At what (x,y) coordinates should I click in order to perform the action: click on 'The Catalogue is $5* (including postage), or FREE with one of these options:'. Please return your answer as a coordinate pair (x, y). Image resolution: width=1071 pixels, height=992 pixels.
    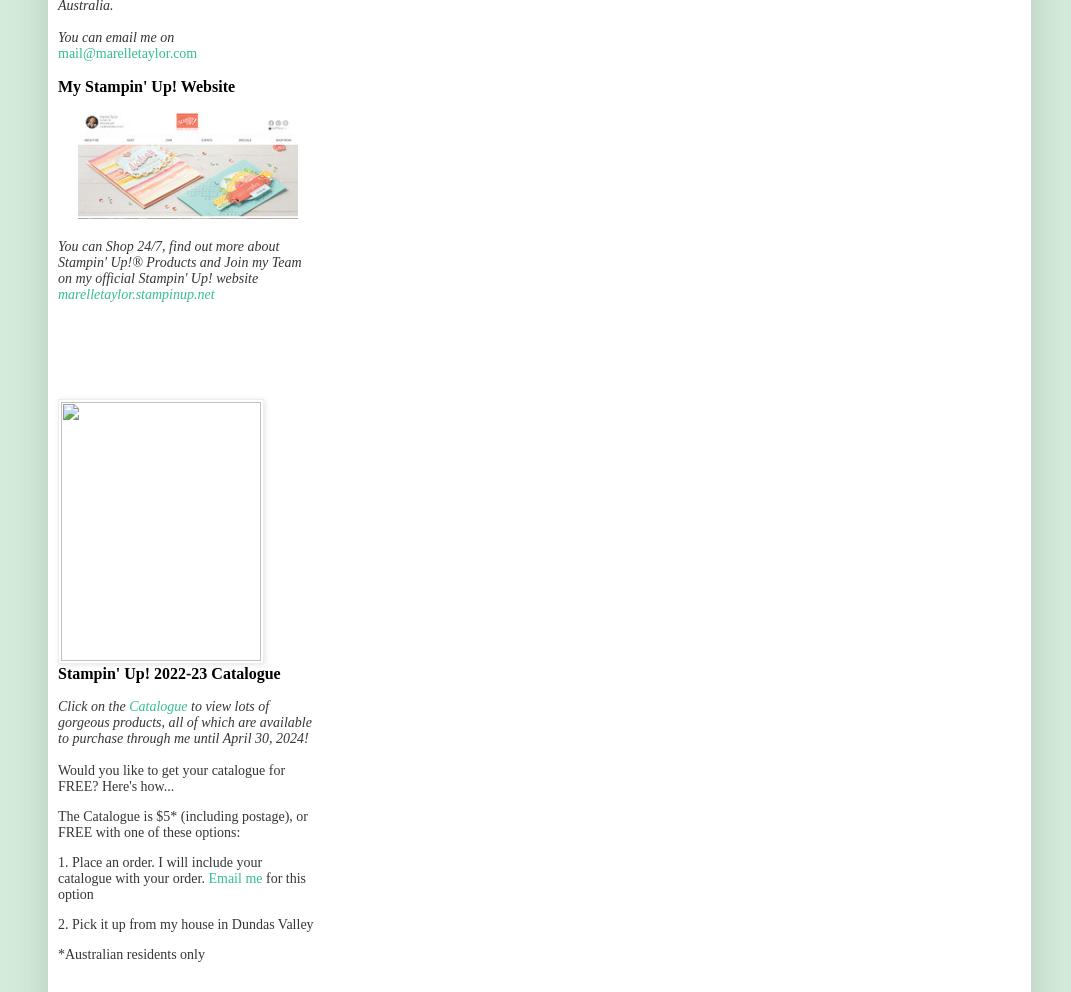
    Looking at the image, I should click on (182, 824).